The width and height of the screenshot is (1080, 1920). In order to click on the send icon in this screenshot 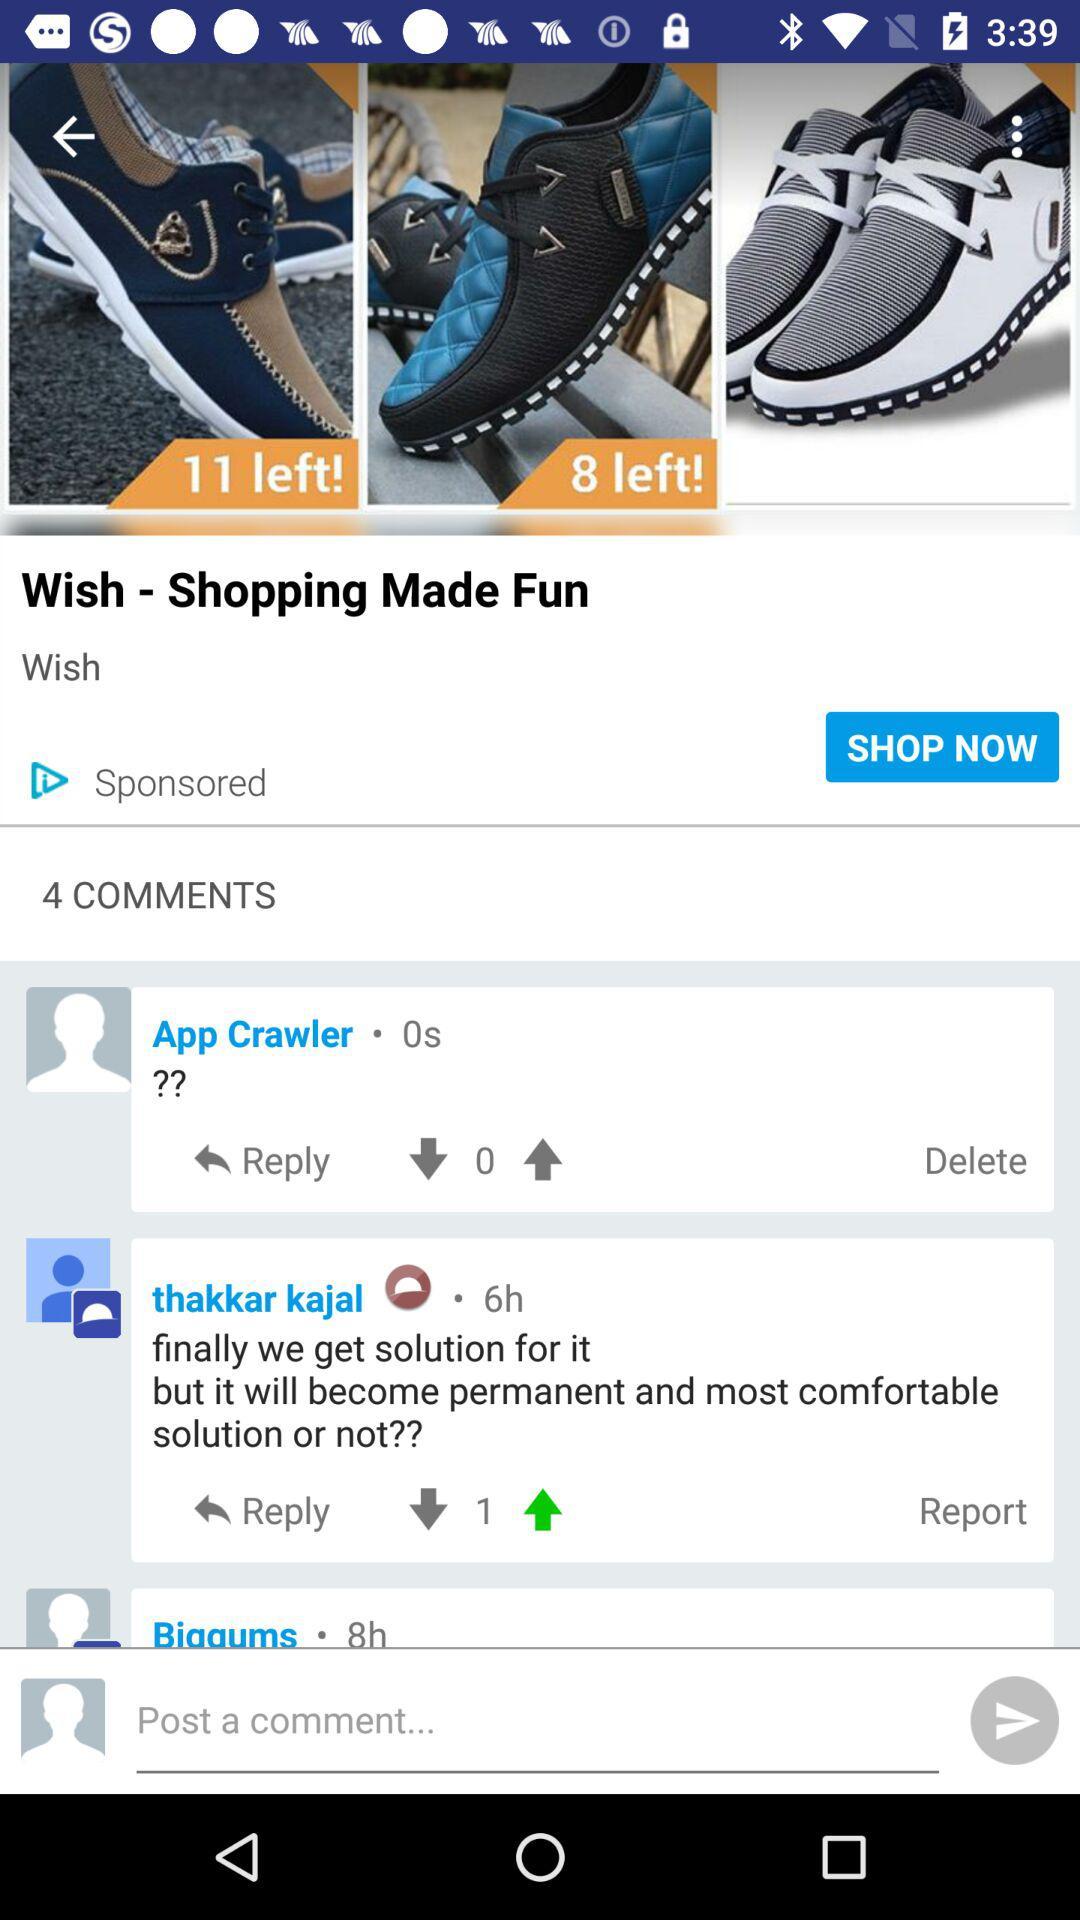, I will do `click(1014, 1719)`.